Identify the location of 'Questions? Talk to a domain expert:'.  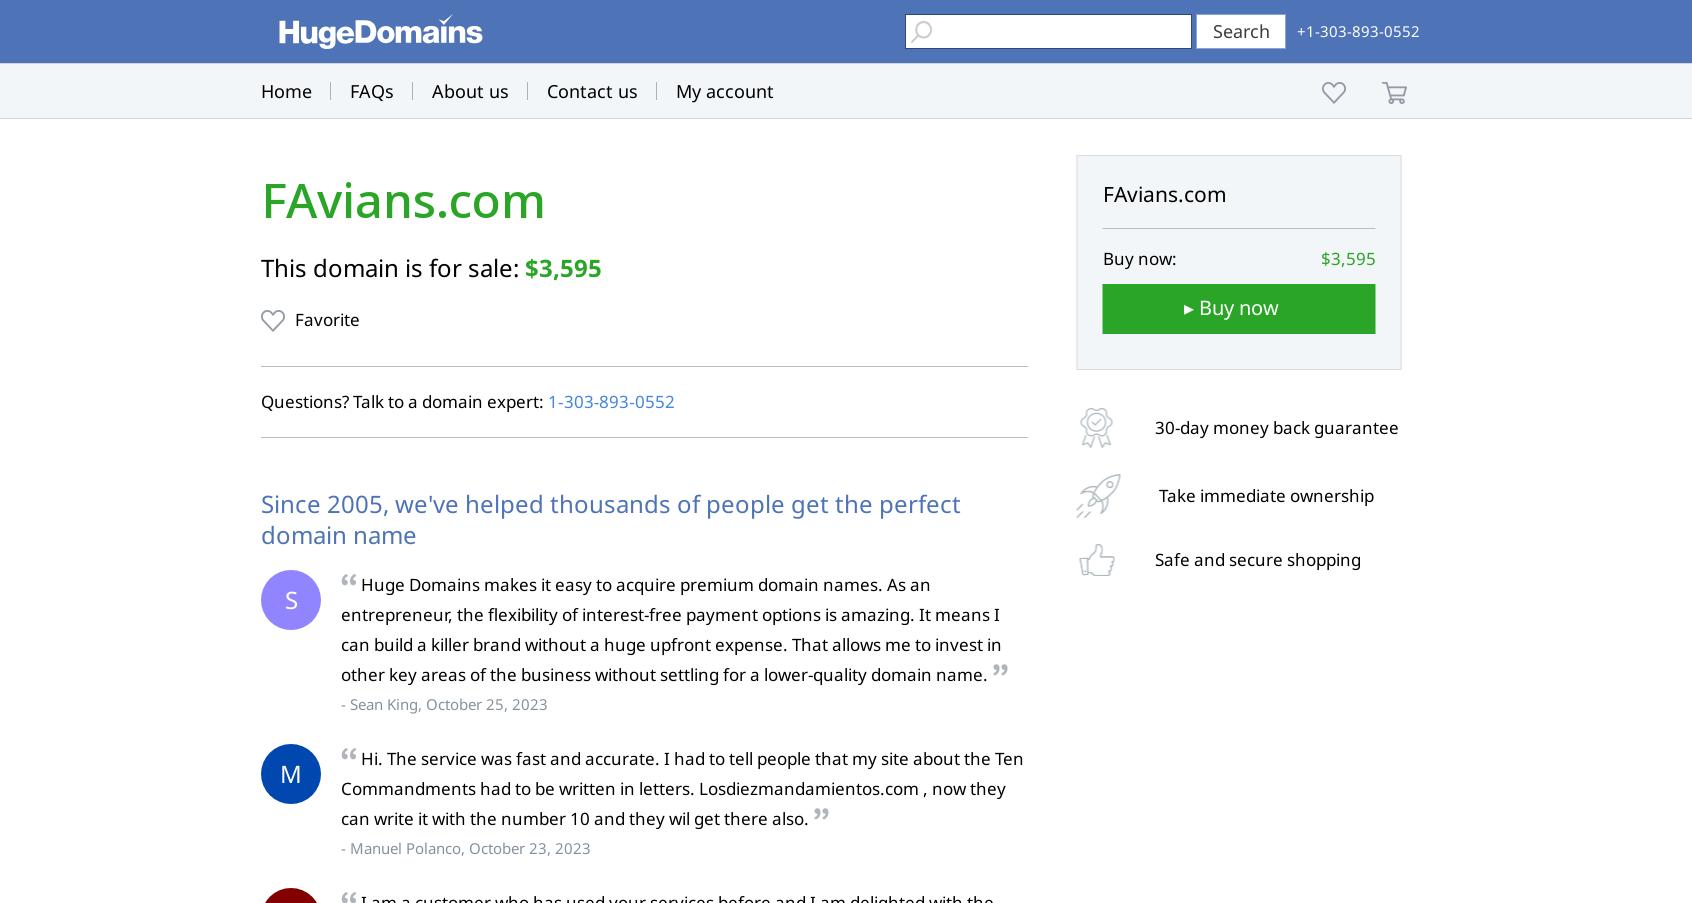
(404, 400).